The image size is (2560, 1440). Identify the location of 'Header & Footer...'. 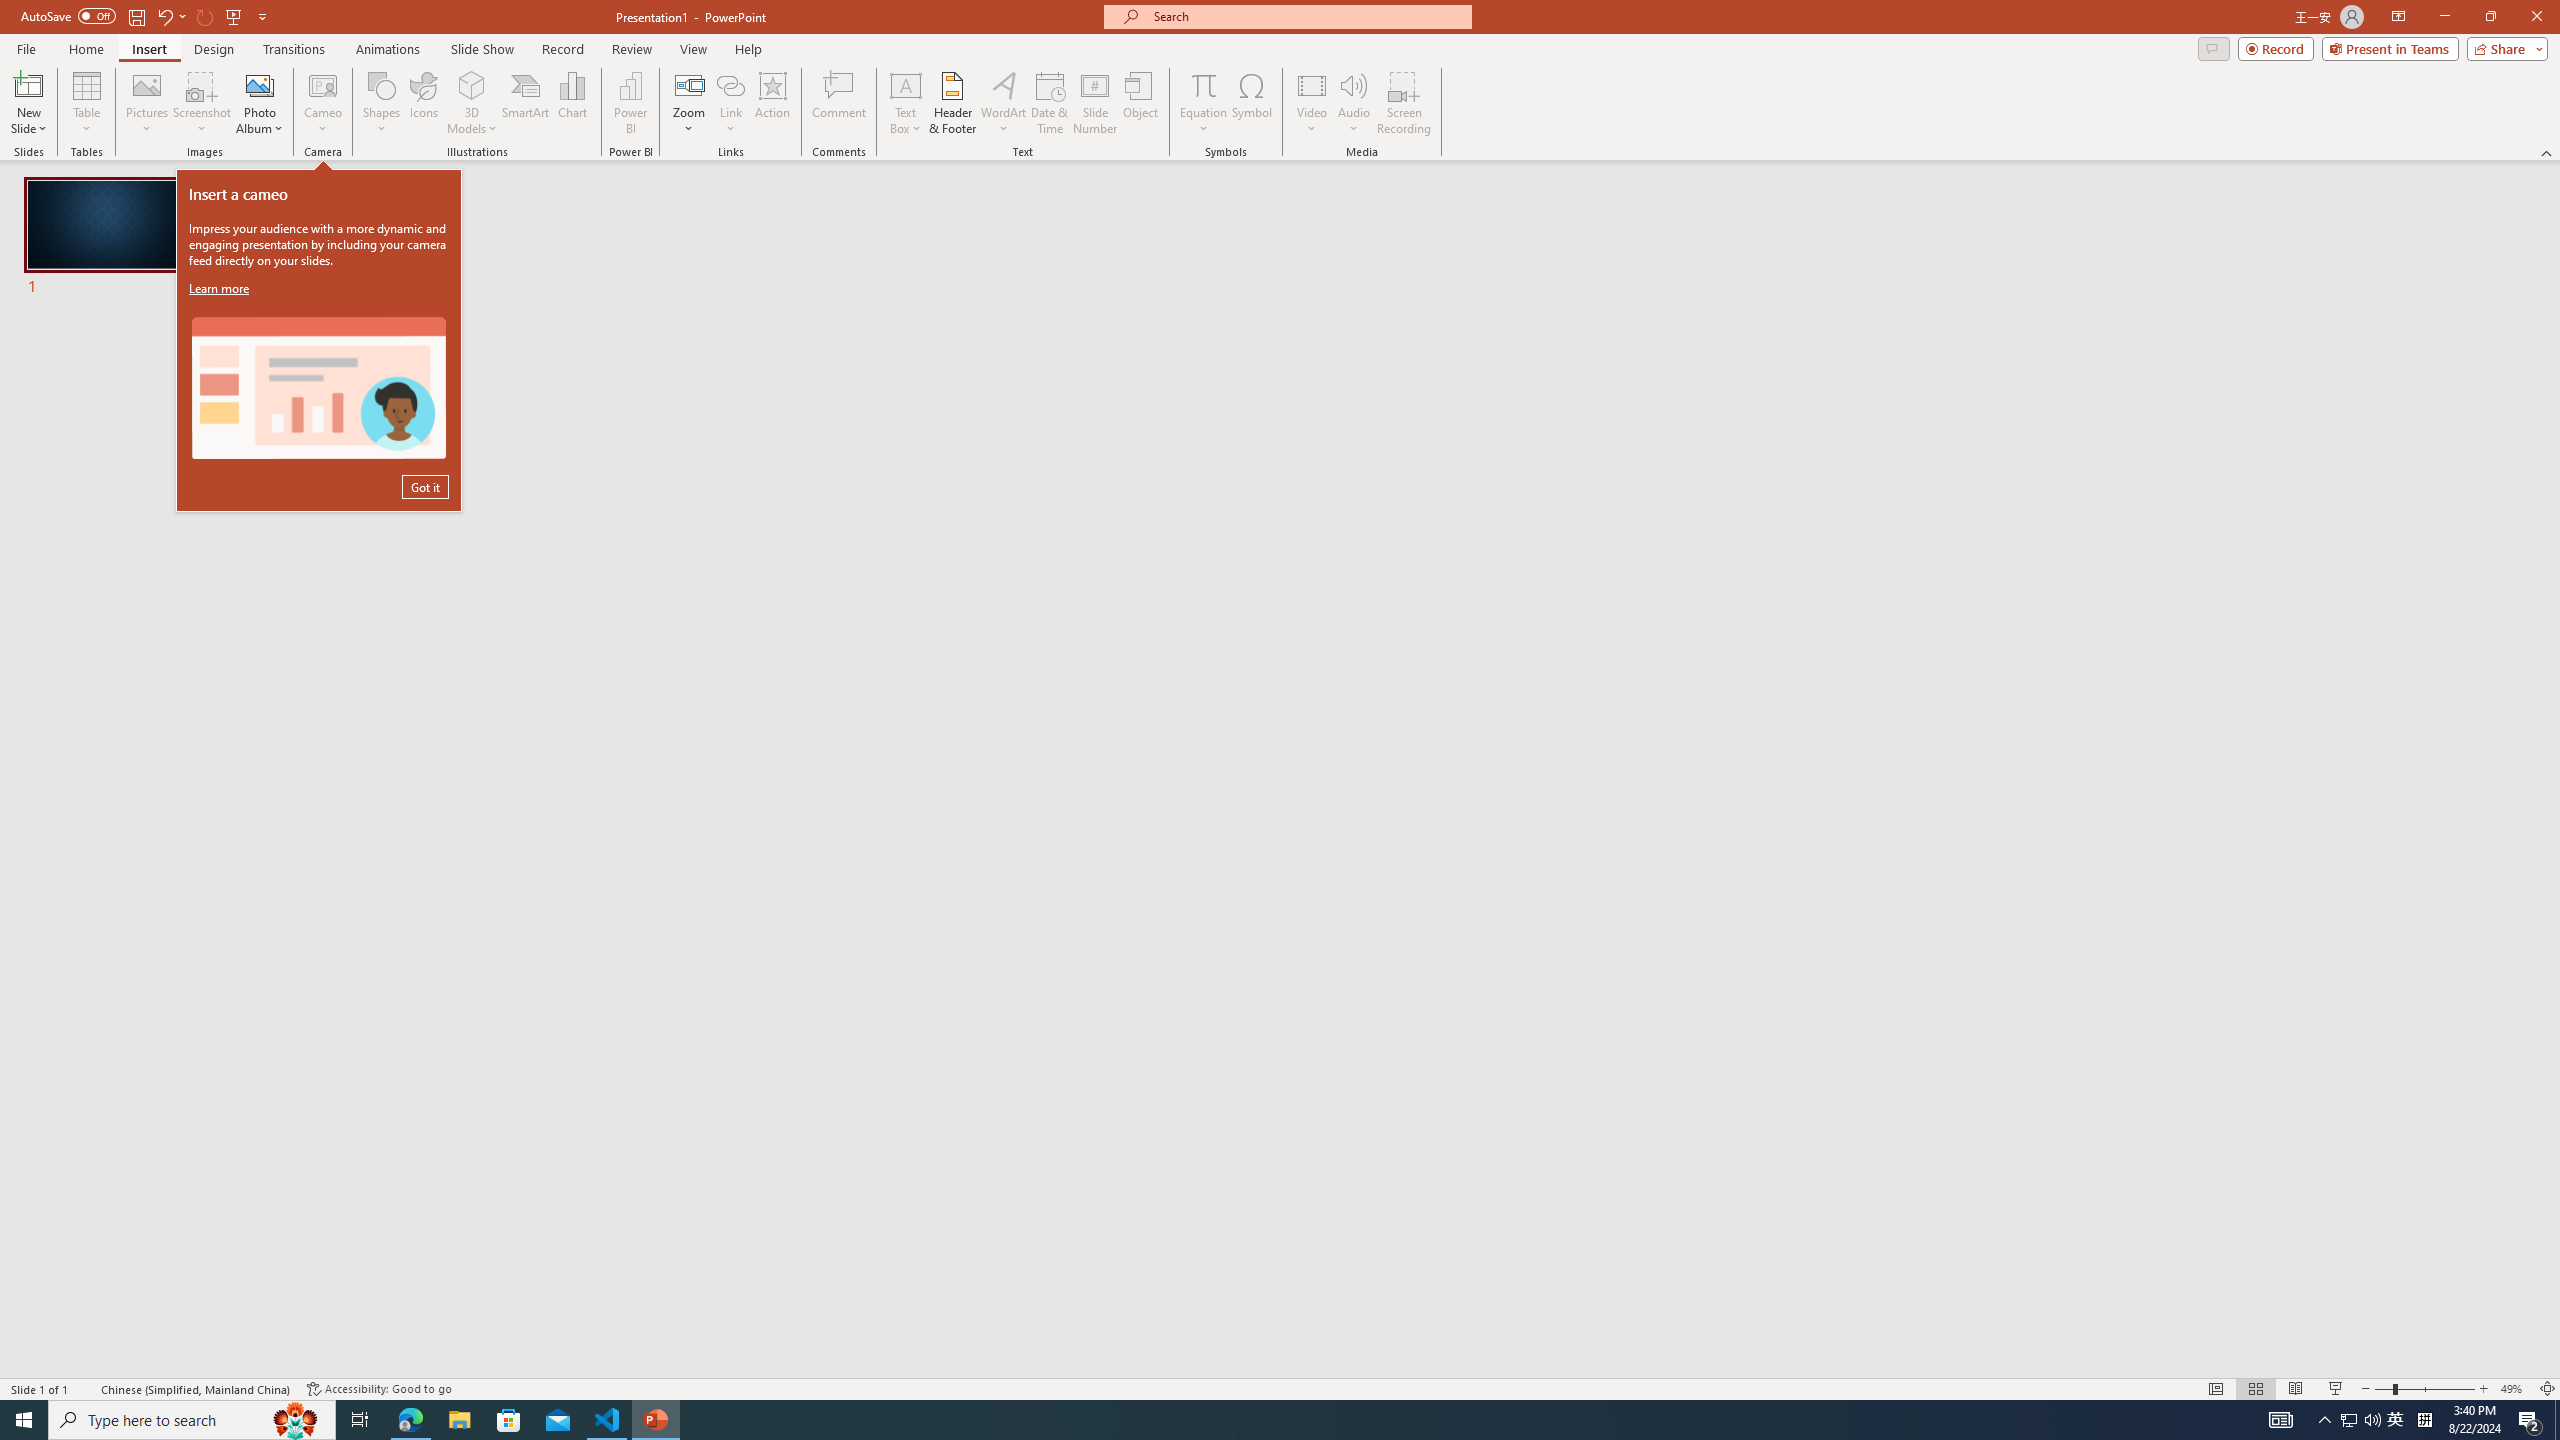
(951, 103).